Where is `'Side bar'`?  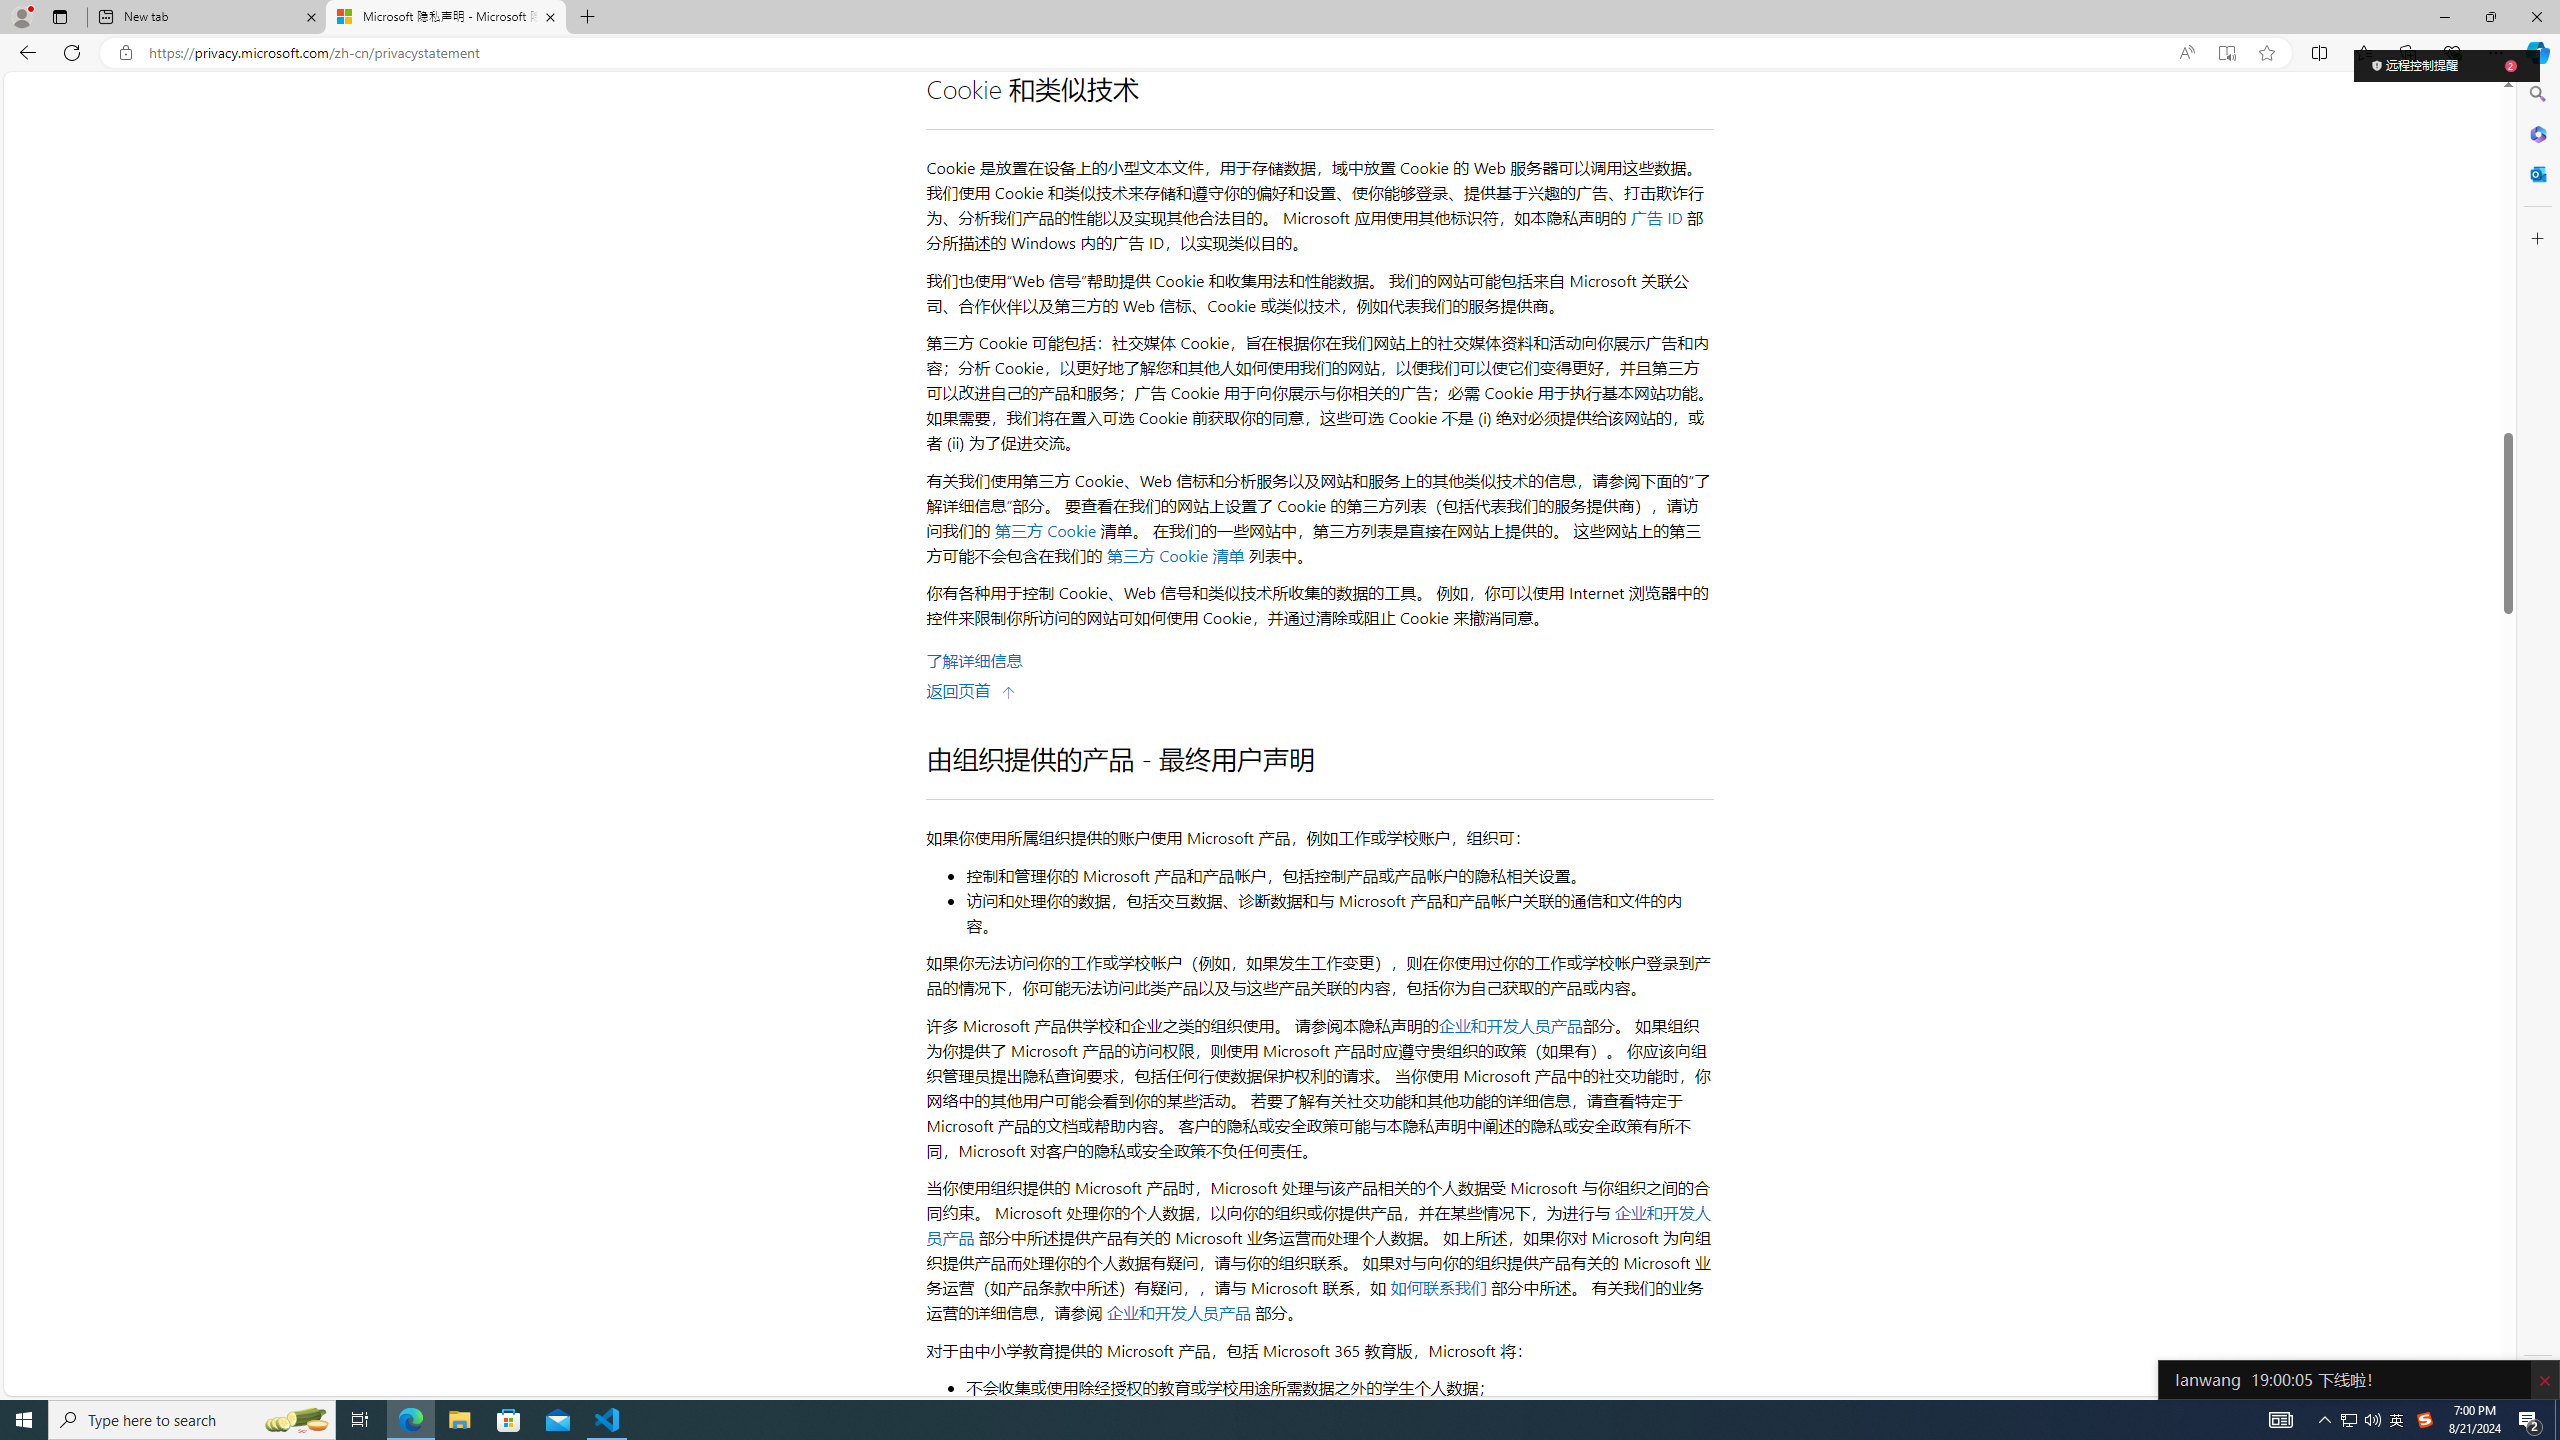 'Side bar' is located at coordinates (2537, 735).